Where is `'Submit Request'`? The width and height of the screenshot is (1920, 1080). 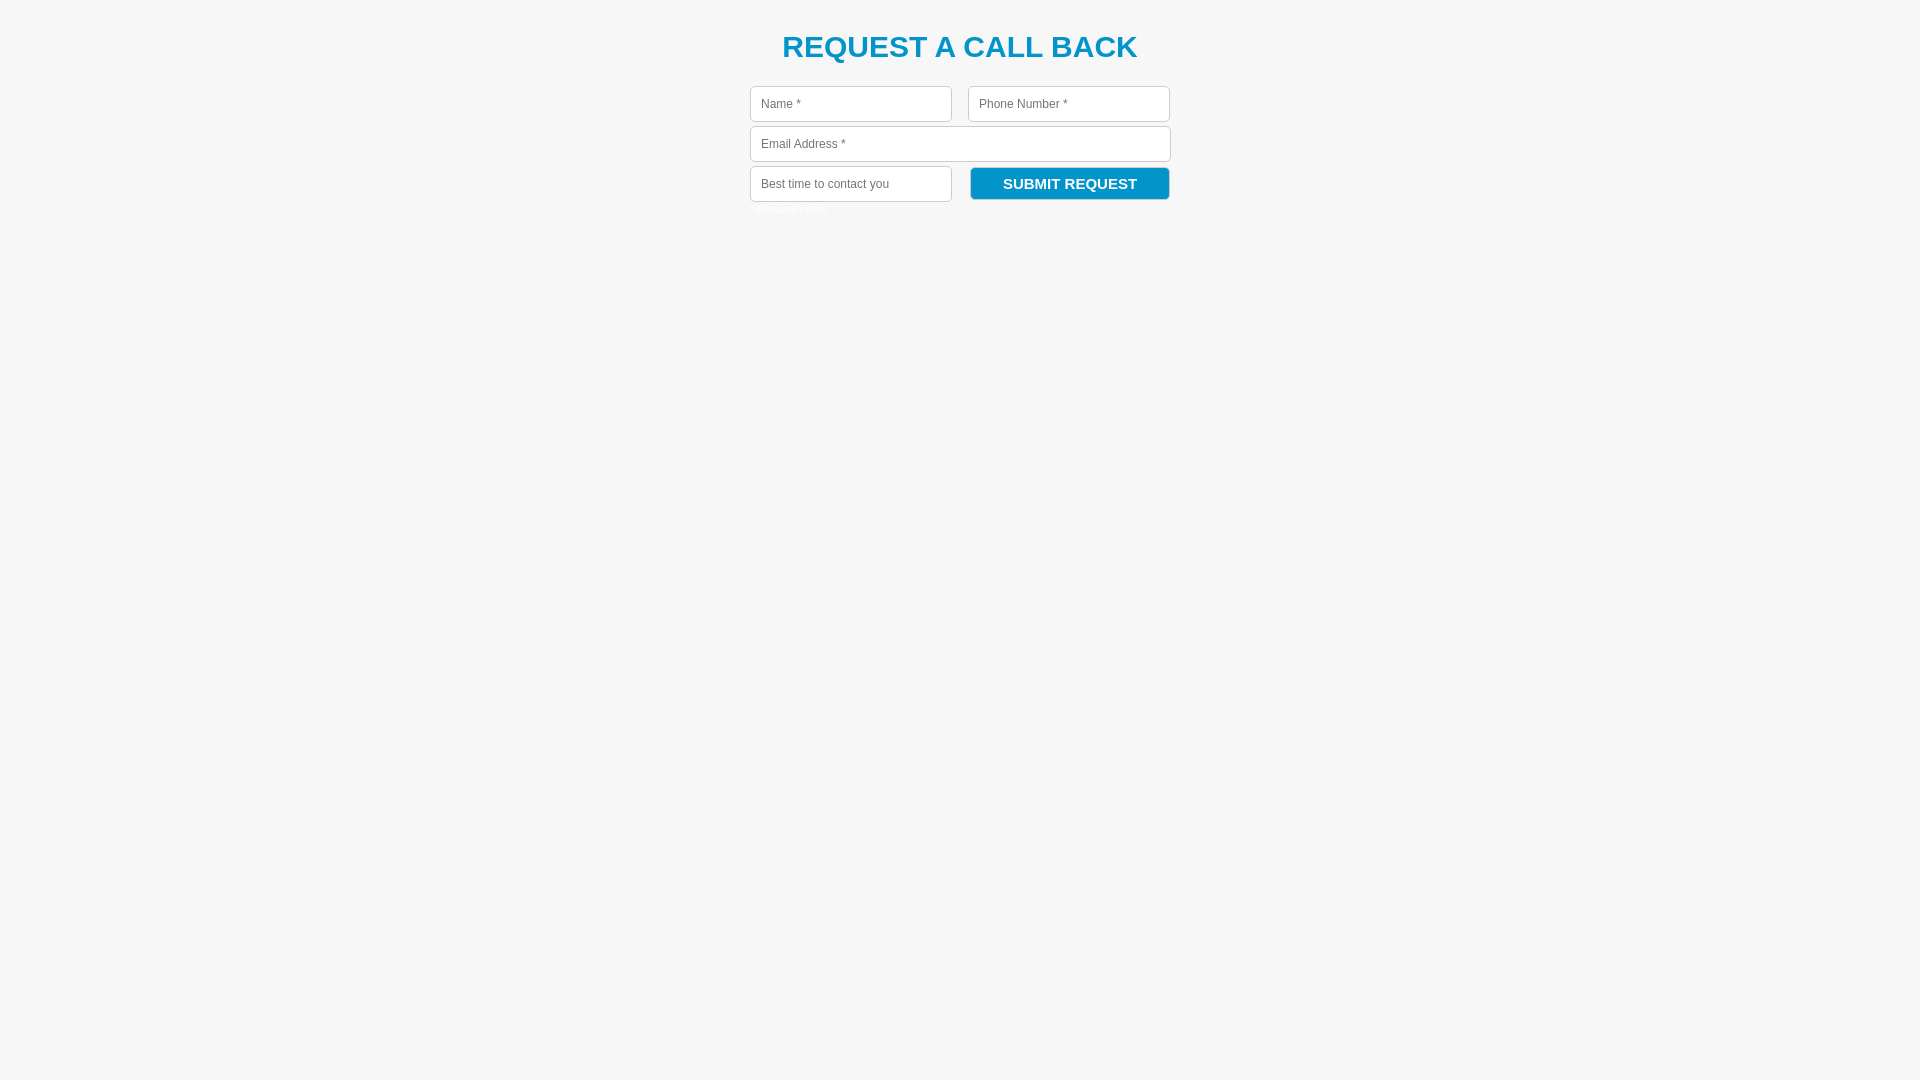 'Submit Request' is located at coordinates (1069, 183).